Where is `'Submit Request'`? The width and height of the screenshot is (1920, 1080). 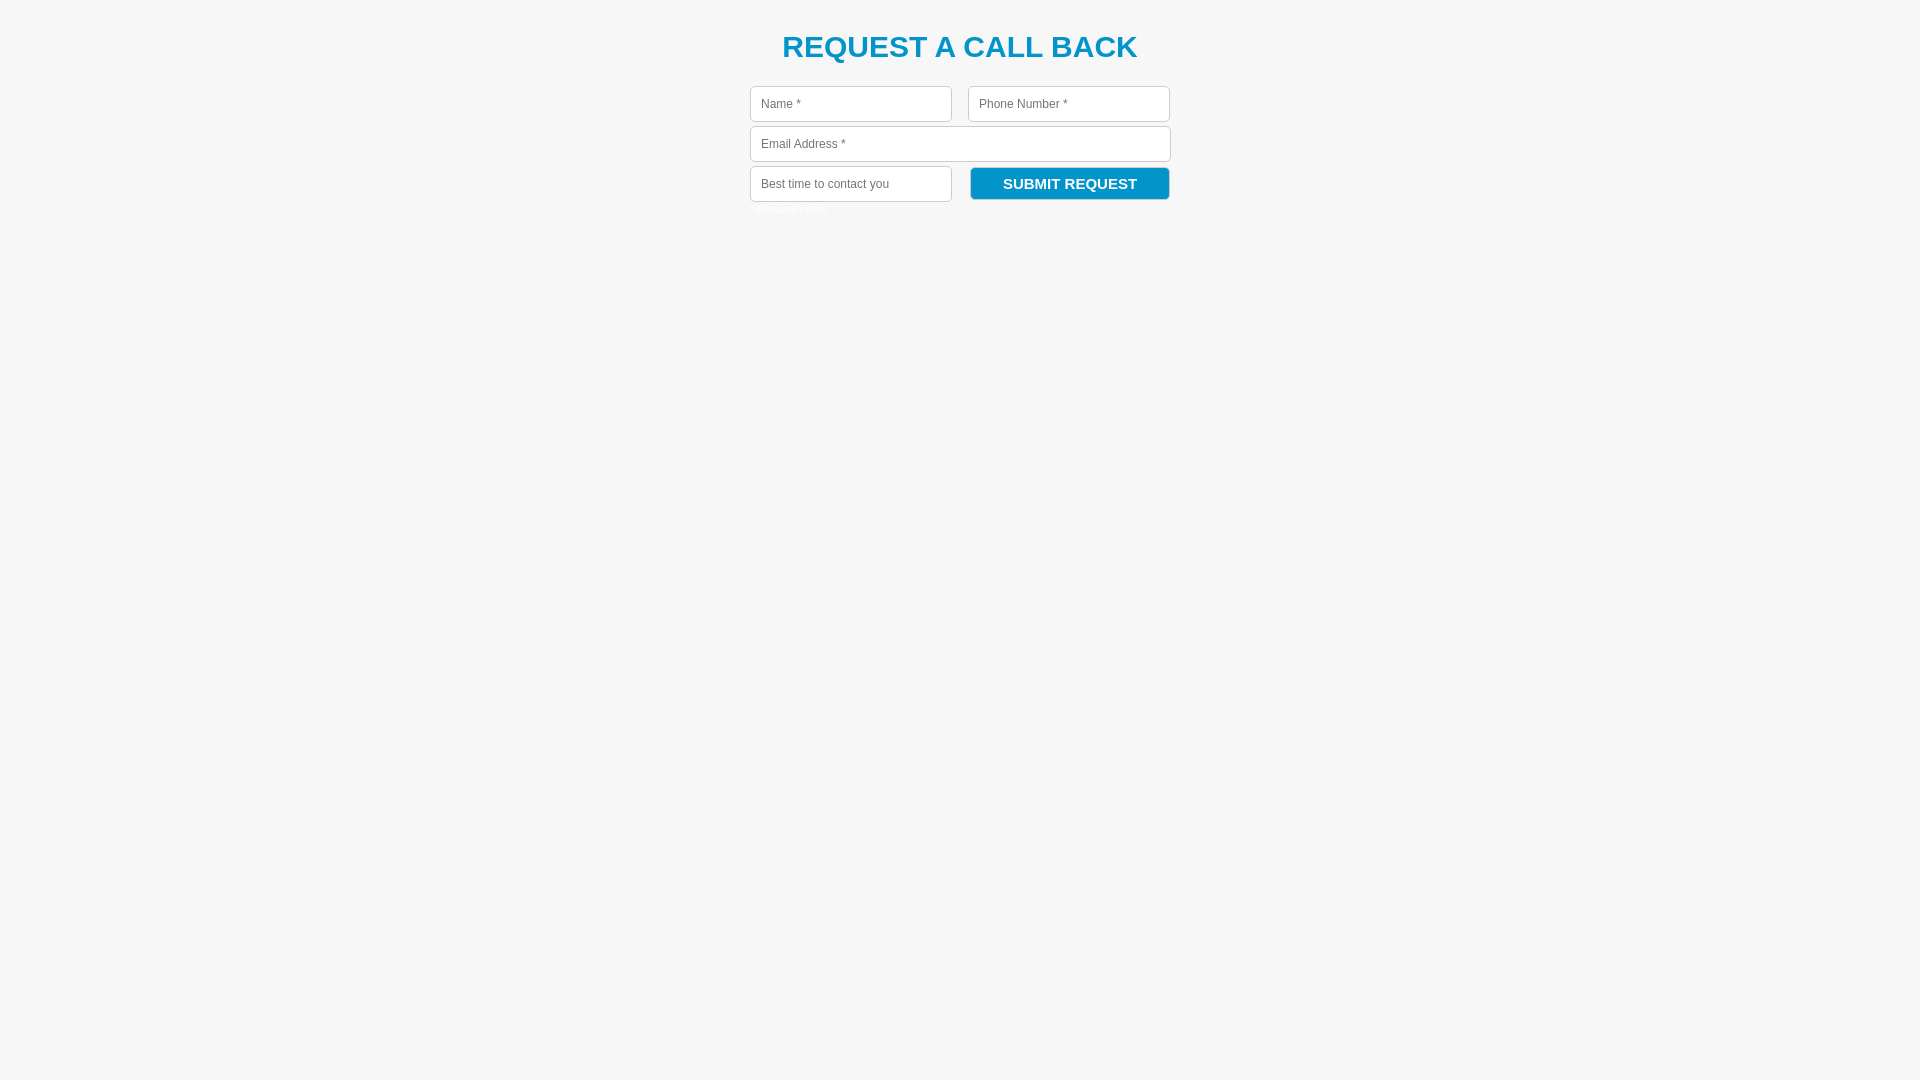 'Submit Request' is located at coordinates (1069, 183).